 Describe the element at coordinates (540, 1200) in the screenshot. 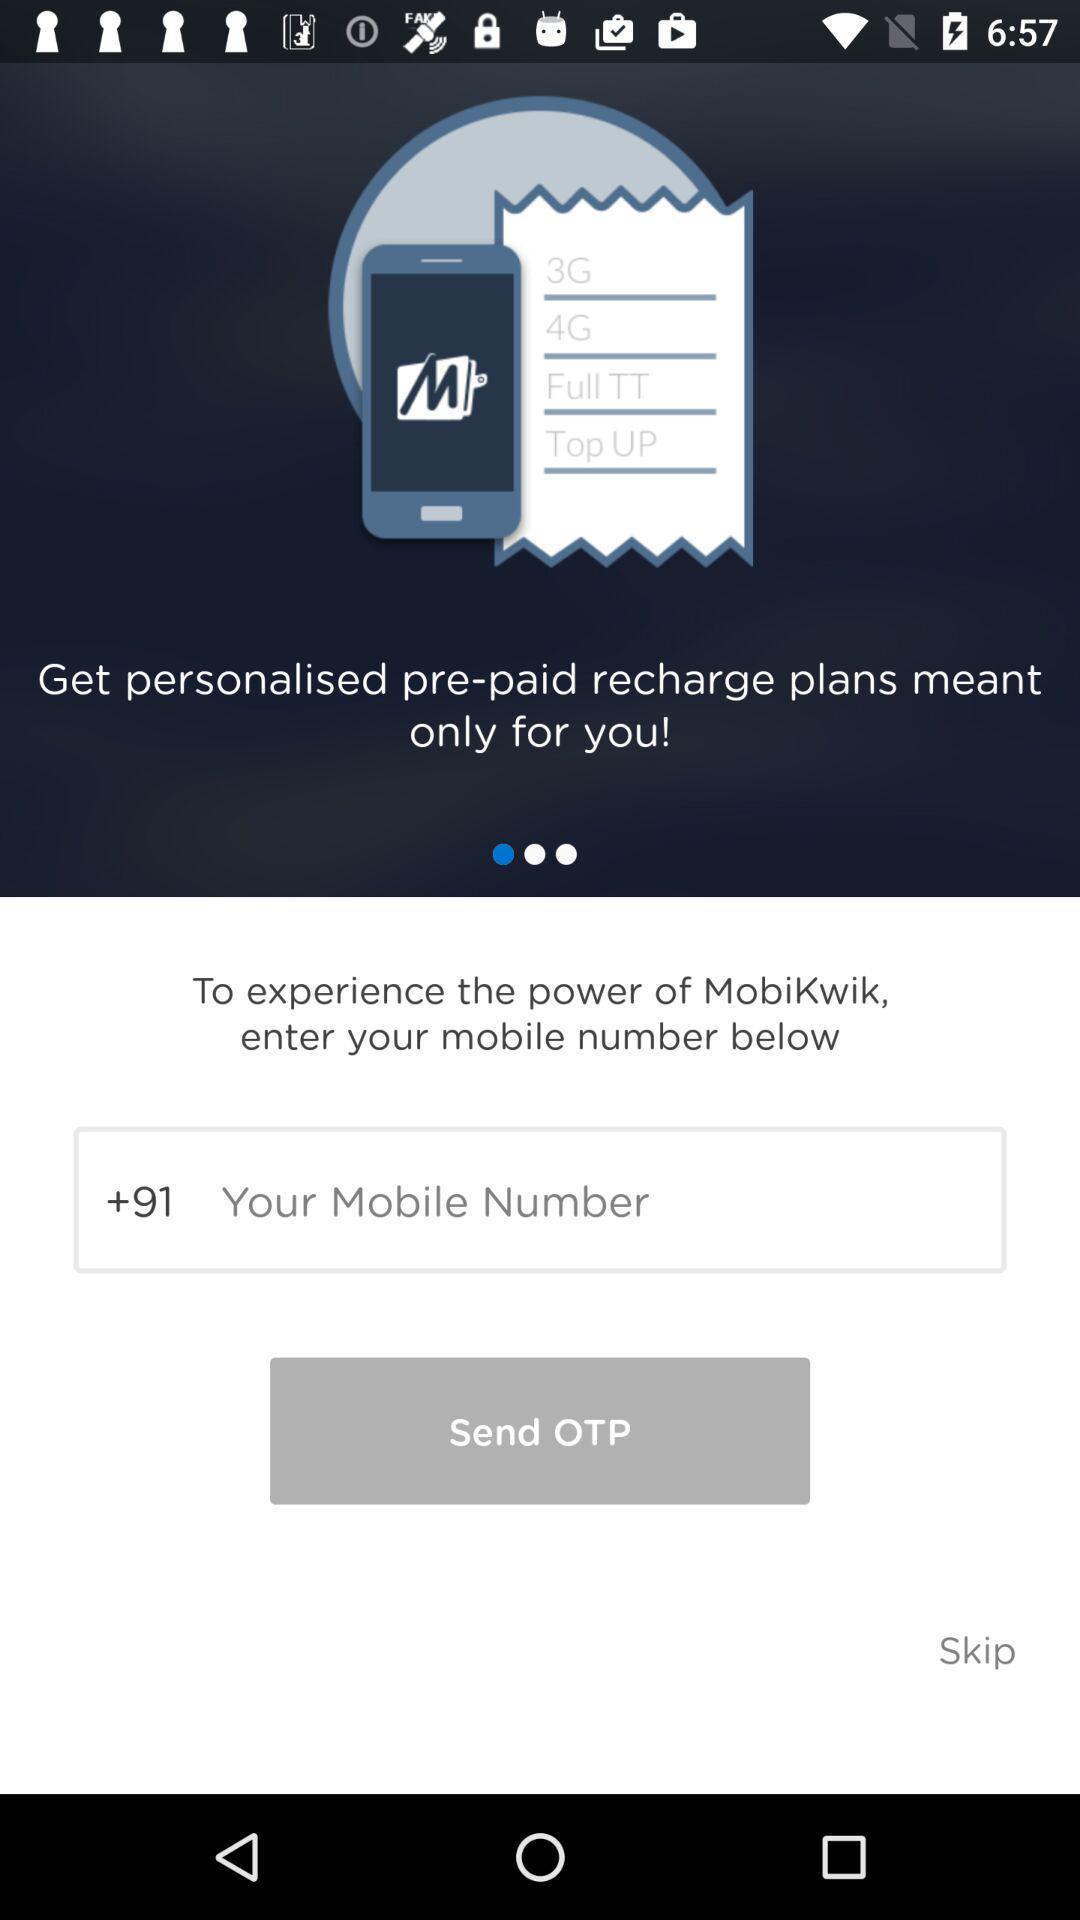

I see `phone number text box` at that location.